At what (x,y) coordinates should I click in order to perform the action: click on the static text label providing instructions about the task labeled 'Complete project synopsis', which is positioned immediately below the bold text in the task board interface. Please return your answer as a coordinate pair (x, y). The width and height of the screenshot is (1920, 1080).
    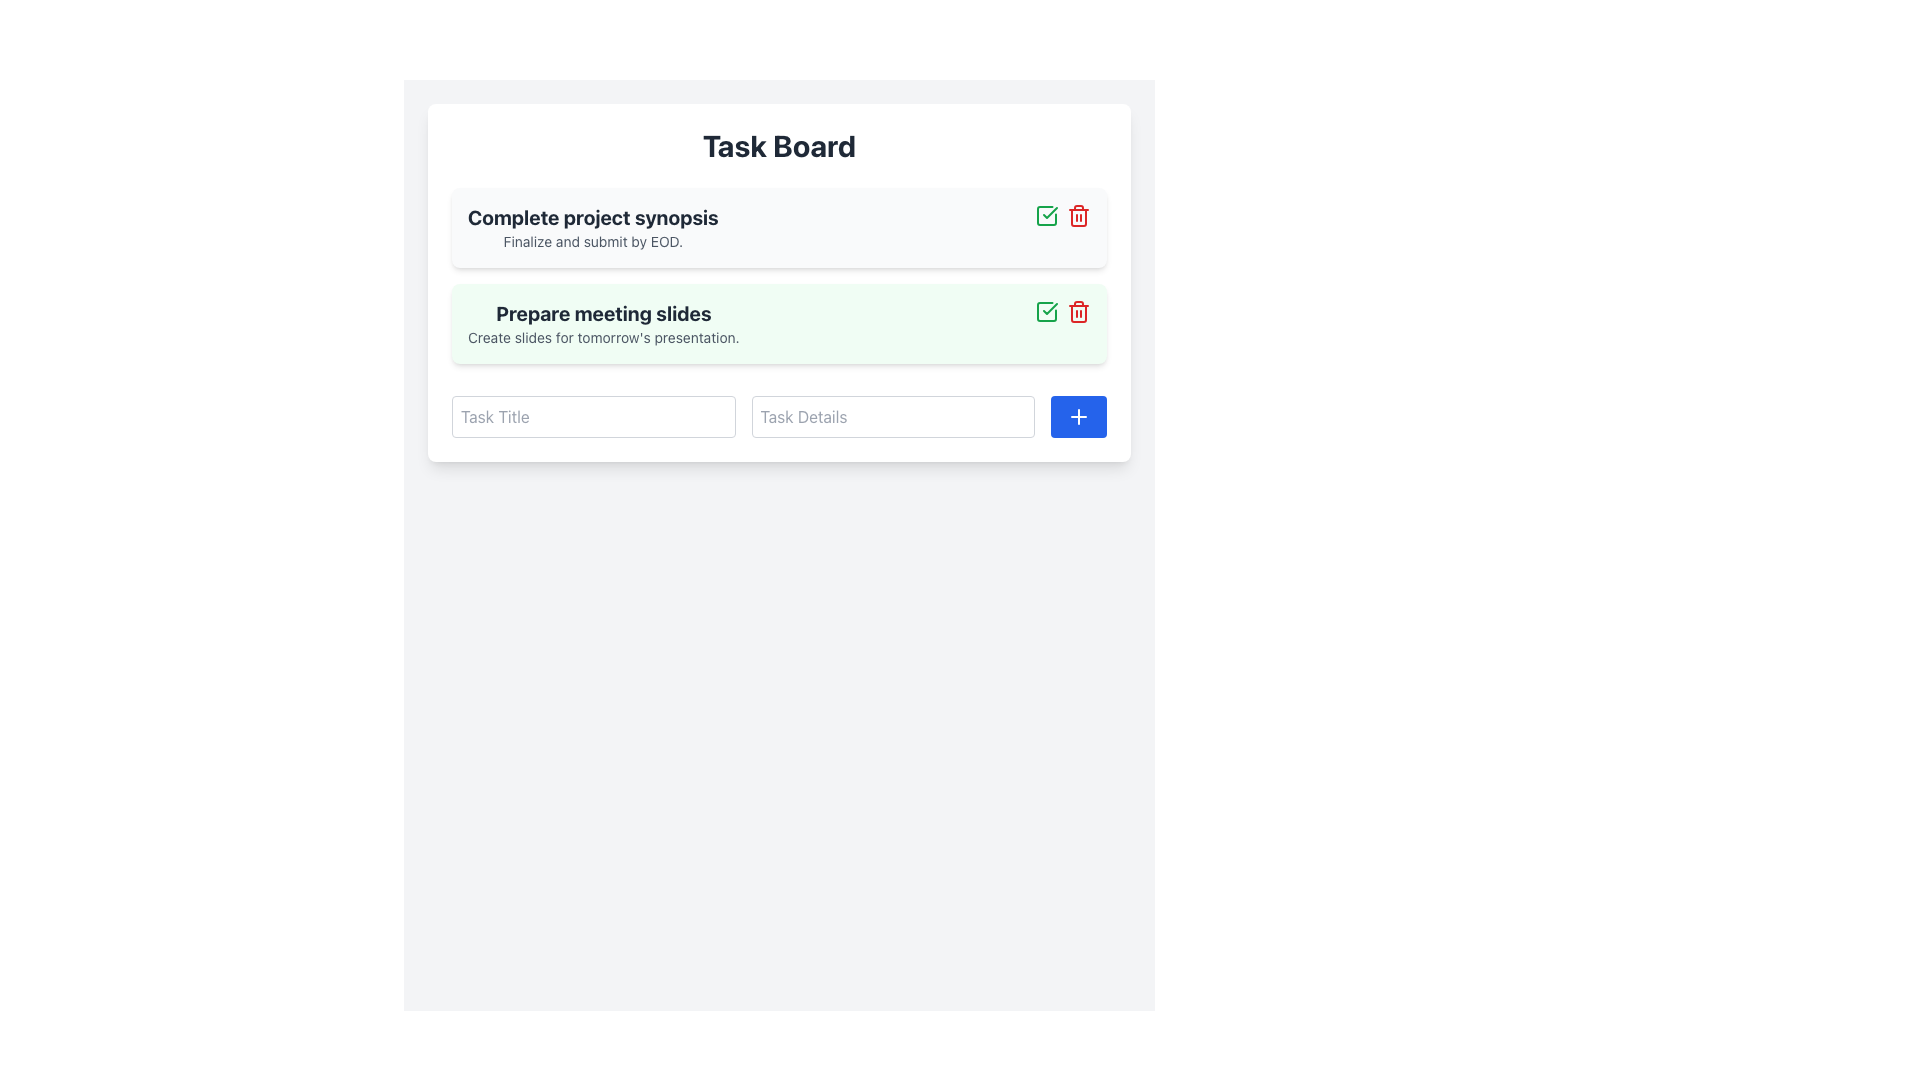
    Looking at the image, I should click on (592, 241).